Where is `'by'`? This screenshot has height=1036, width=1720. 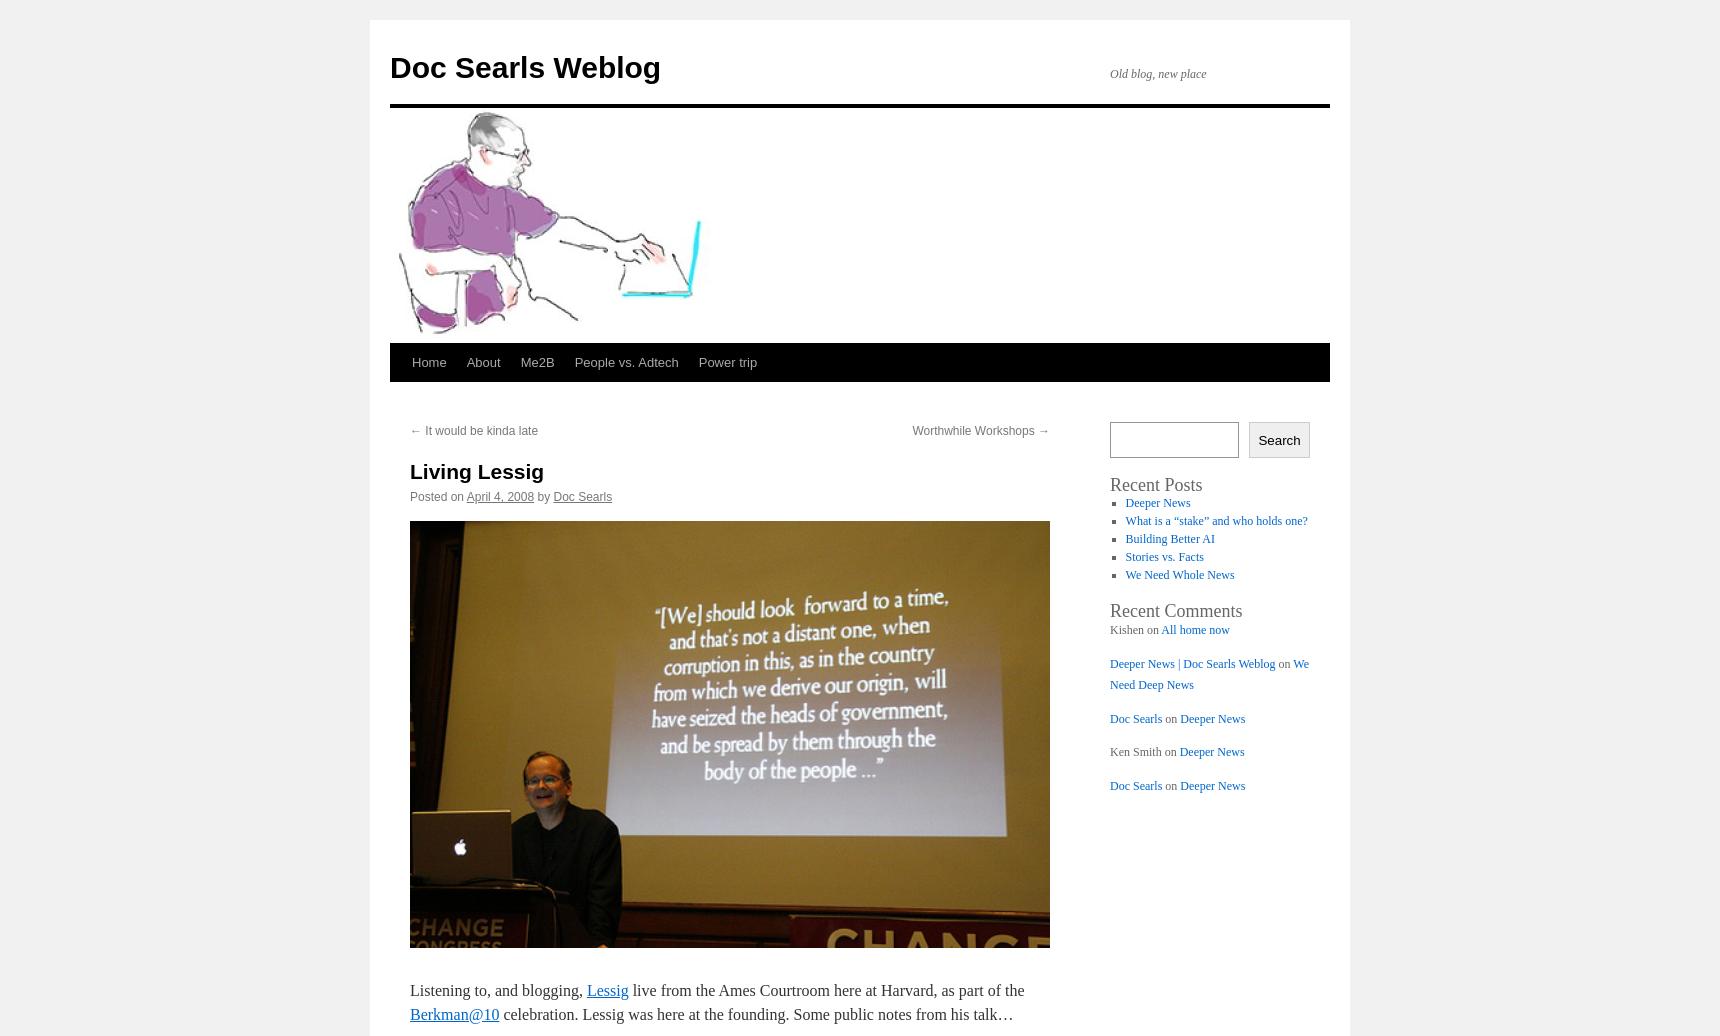
'by' is located at coordinates (543, 496).